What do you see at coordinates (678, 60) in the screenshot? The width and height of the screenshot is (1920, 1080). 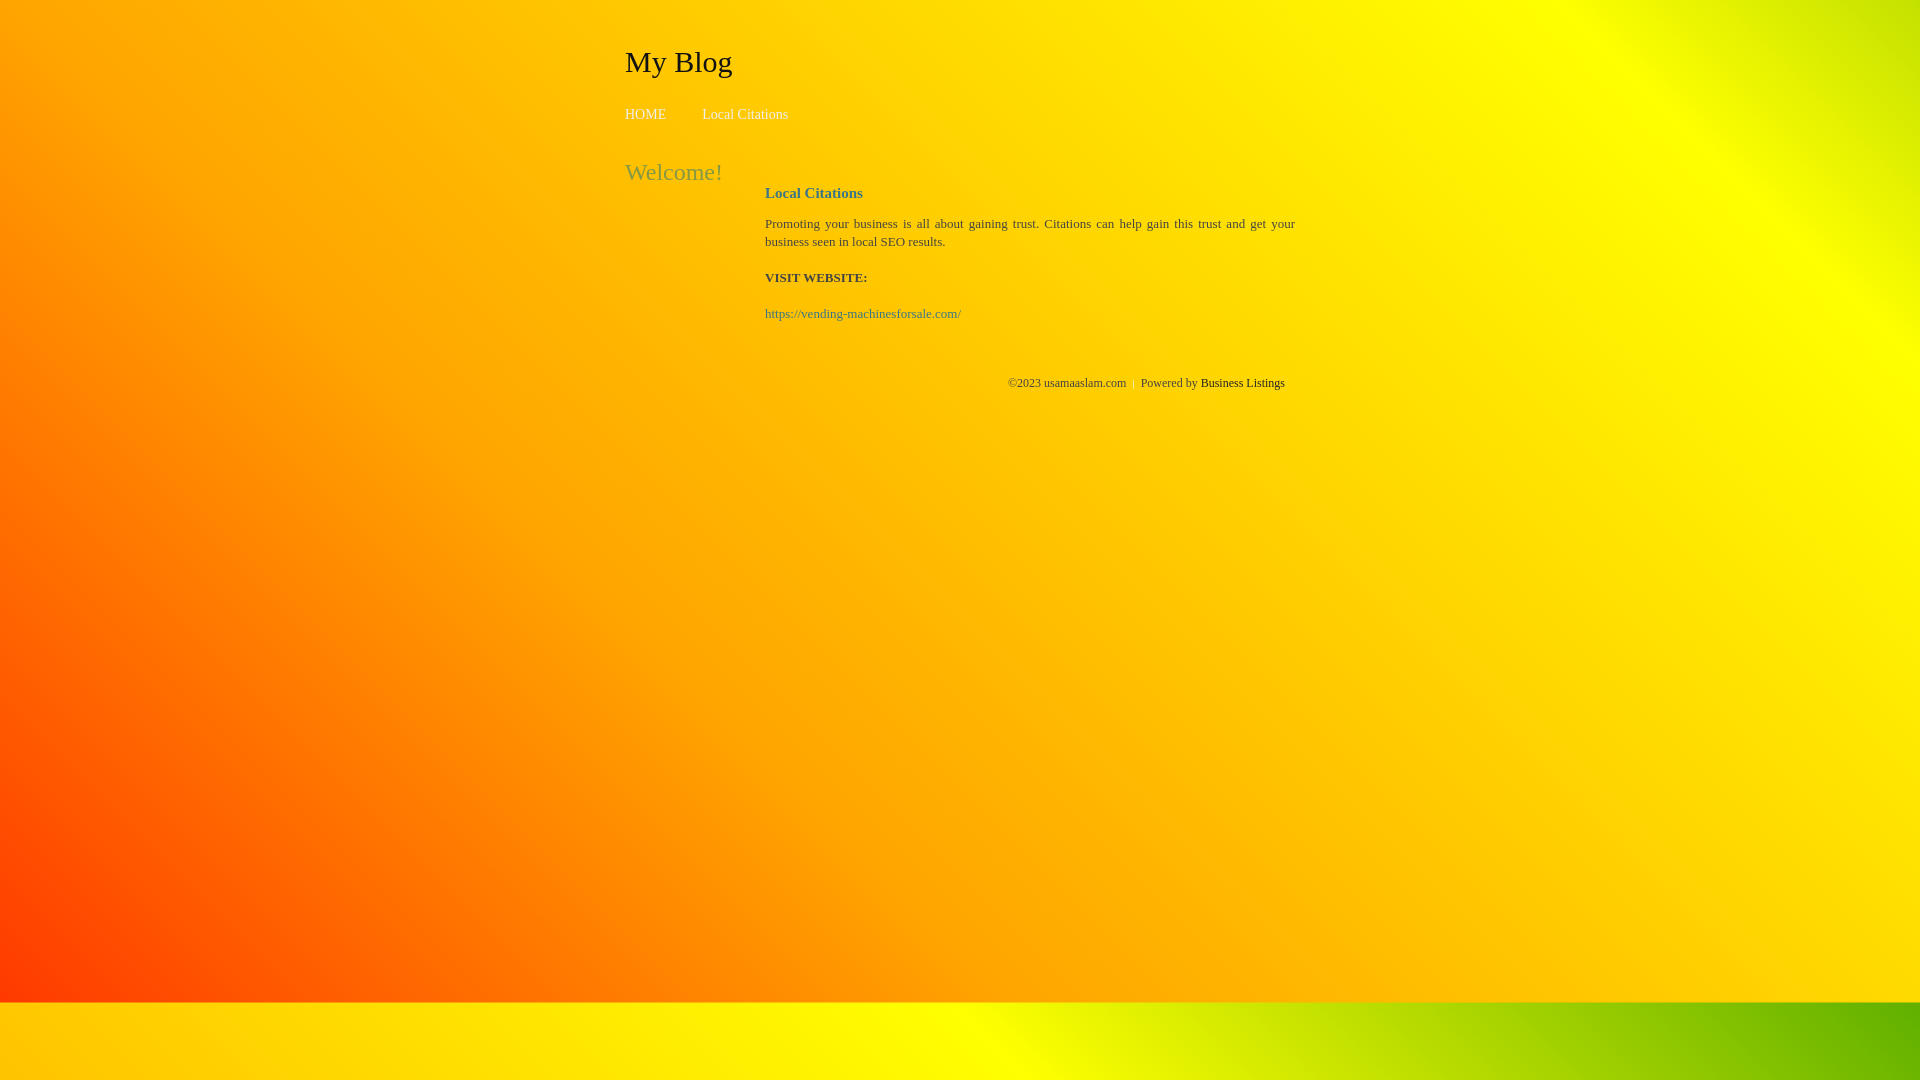 I see `'My Blog'` at bounding box center [678, 60].